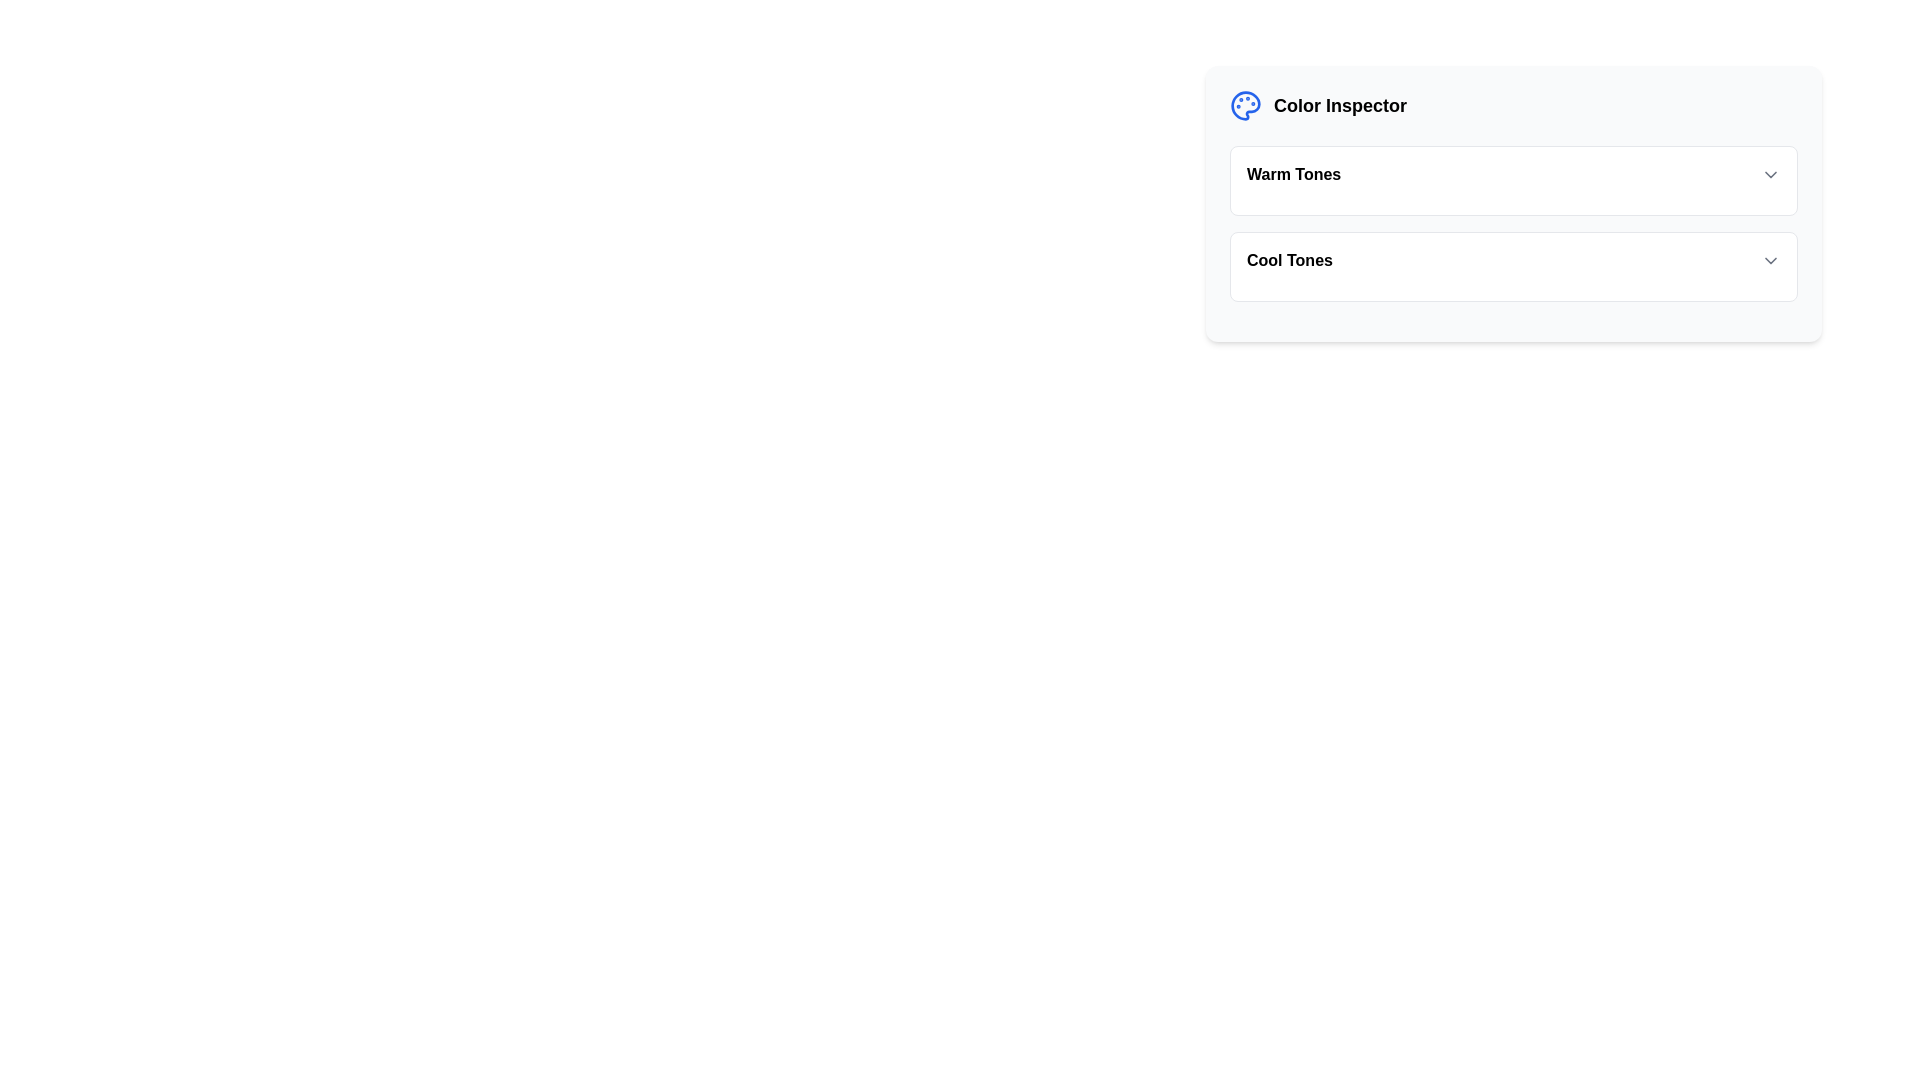 Image resolution: width=1920 pixels, height=1080 pixels. Describe the element at coordinates (1513, 181) in the screenshot. I see `the dropdown menu for 'Warm Tones' to enable keyboard interaction` at that location.